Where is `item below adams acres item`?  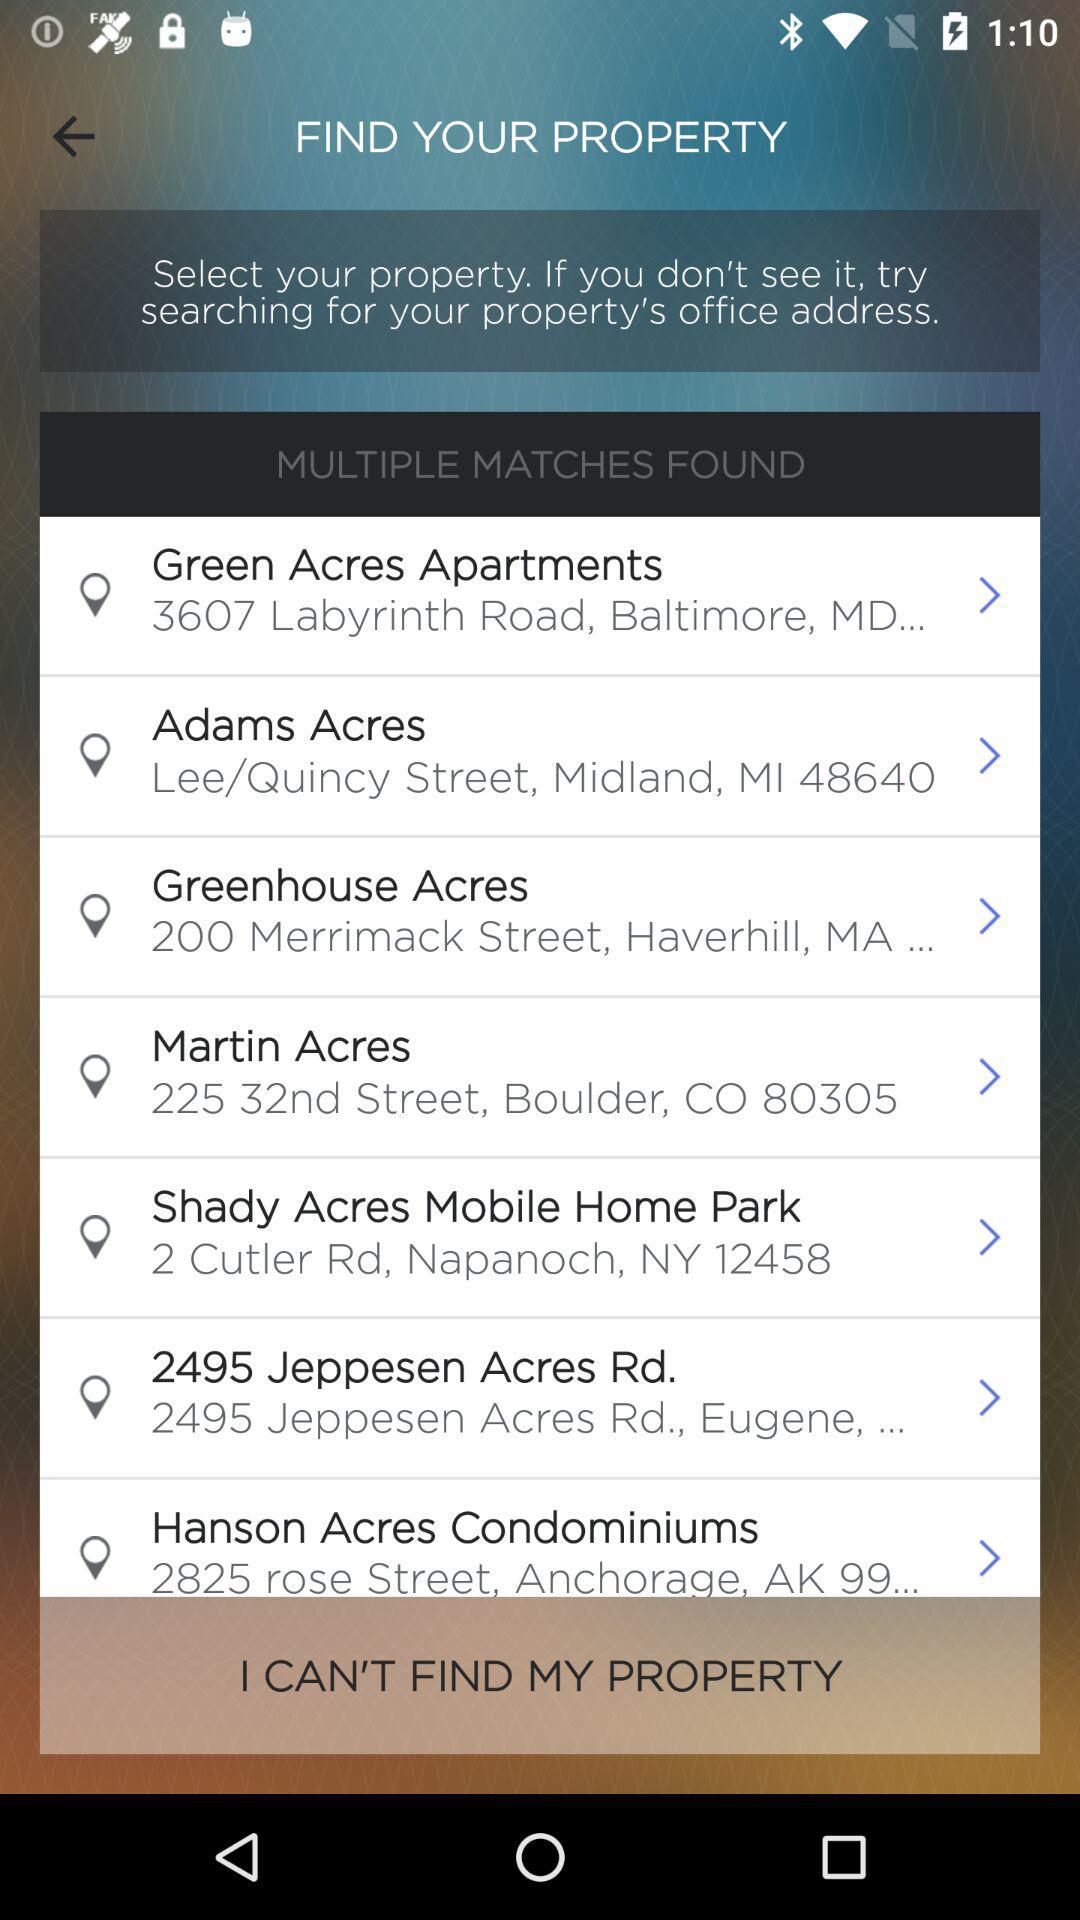 item below adams acres item is located at coordinates (543, 780).